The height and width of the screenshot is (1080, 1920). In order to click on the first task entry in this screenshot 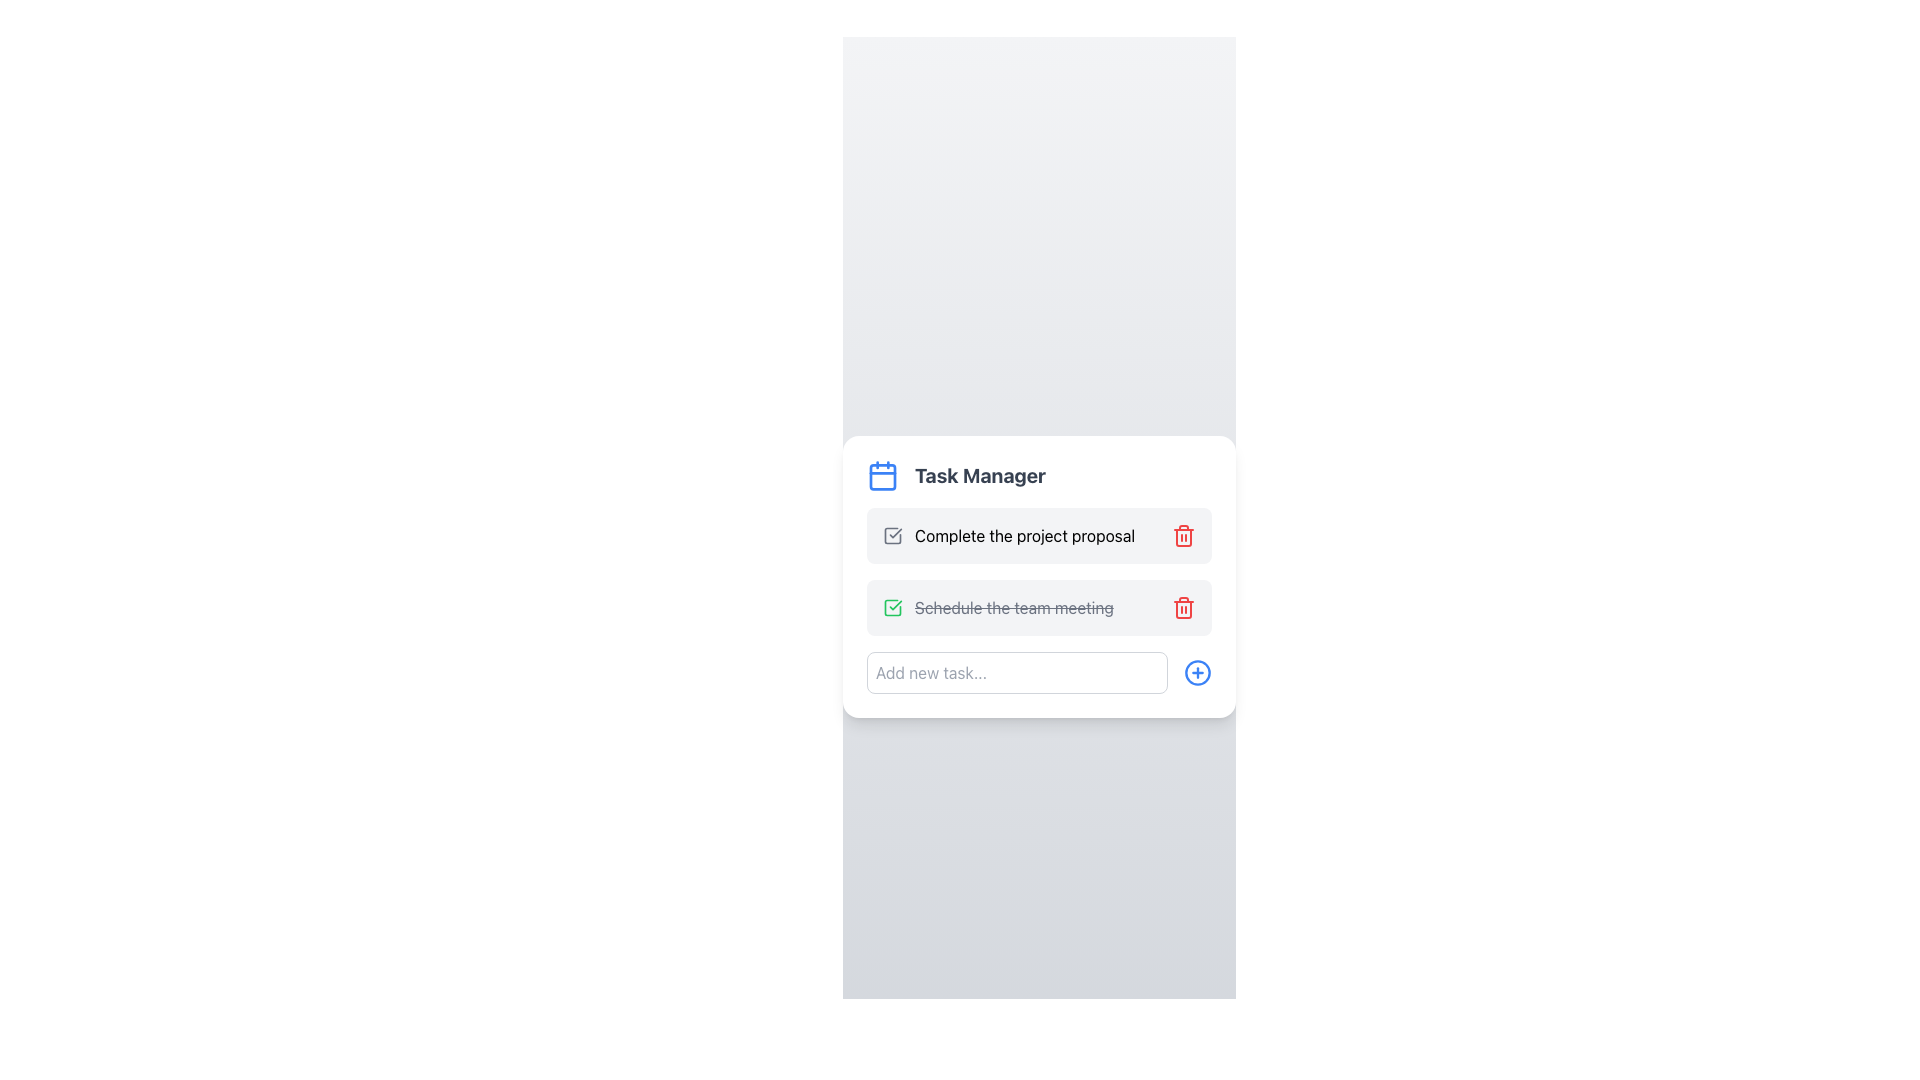, I will do `click(1039, 535)`.